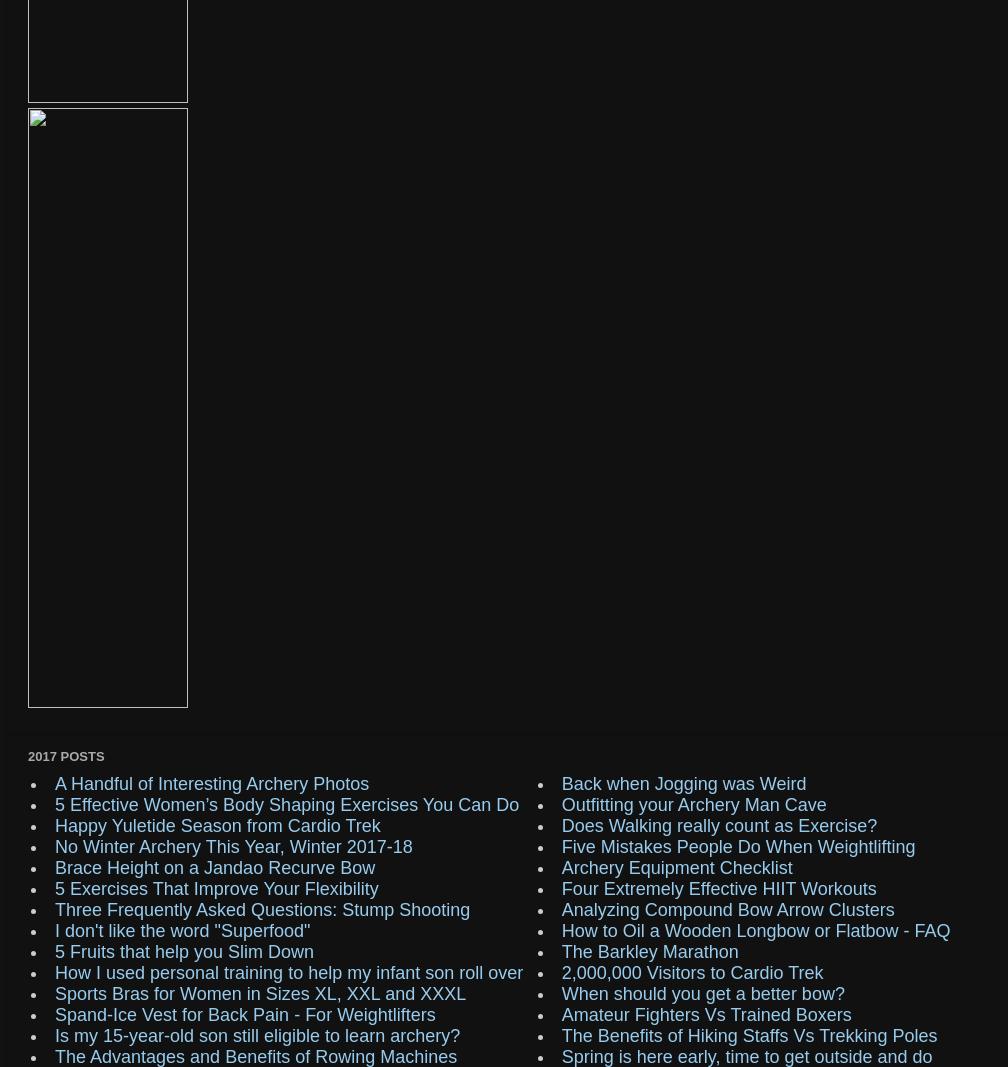  Describe the element at coordinates (755, 929) in the screenshot. I see `'How to Oil a Wooden Longbow or Flatbow - FAQ'` at that location.